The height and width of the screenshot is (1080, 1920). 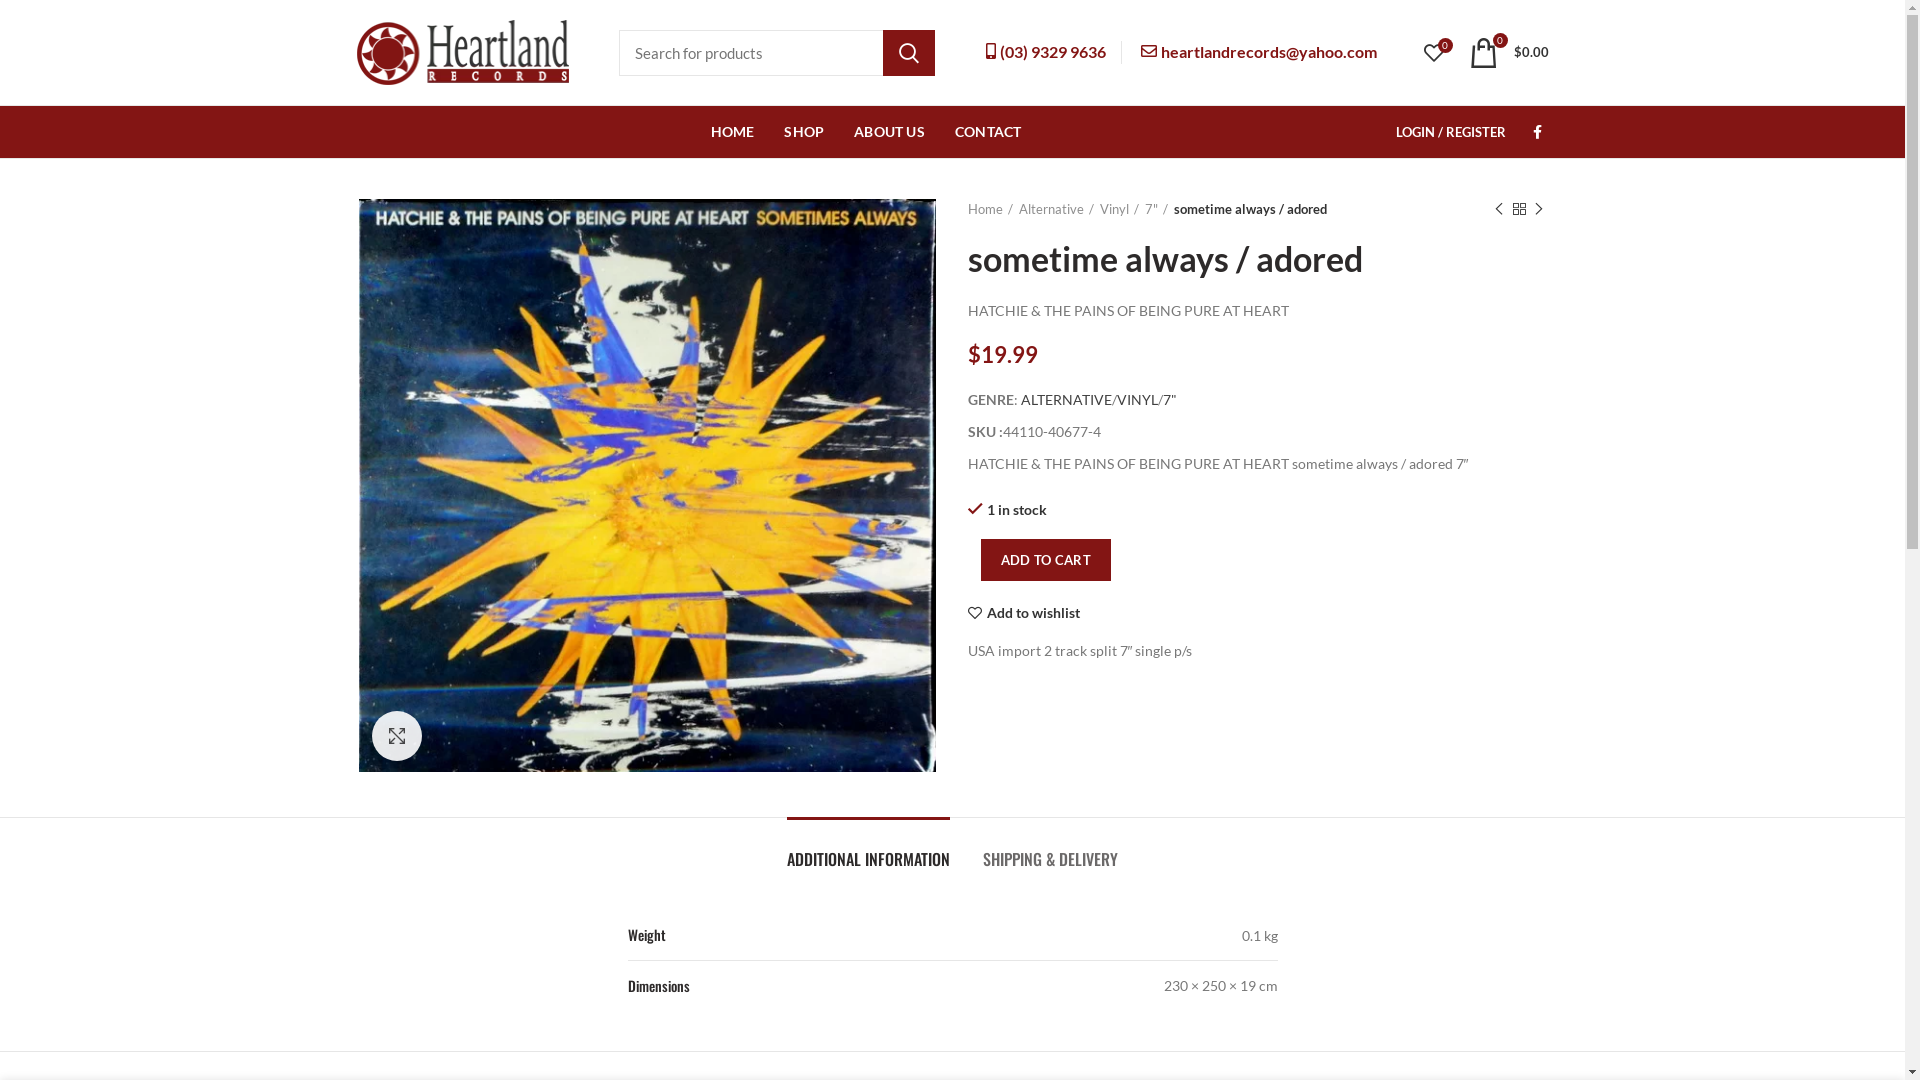 What do you see at coordinates (1536, 131) in the screenshot?
I see `'Facebook'` at bounding box center [1536, 131].